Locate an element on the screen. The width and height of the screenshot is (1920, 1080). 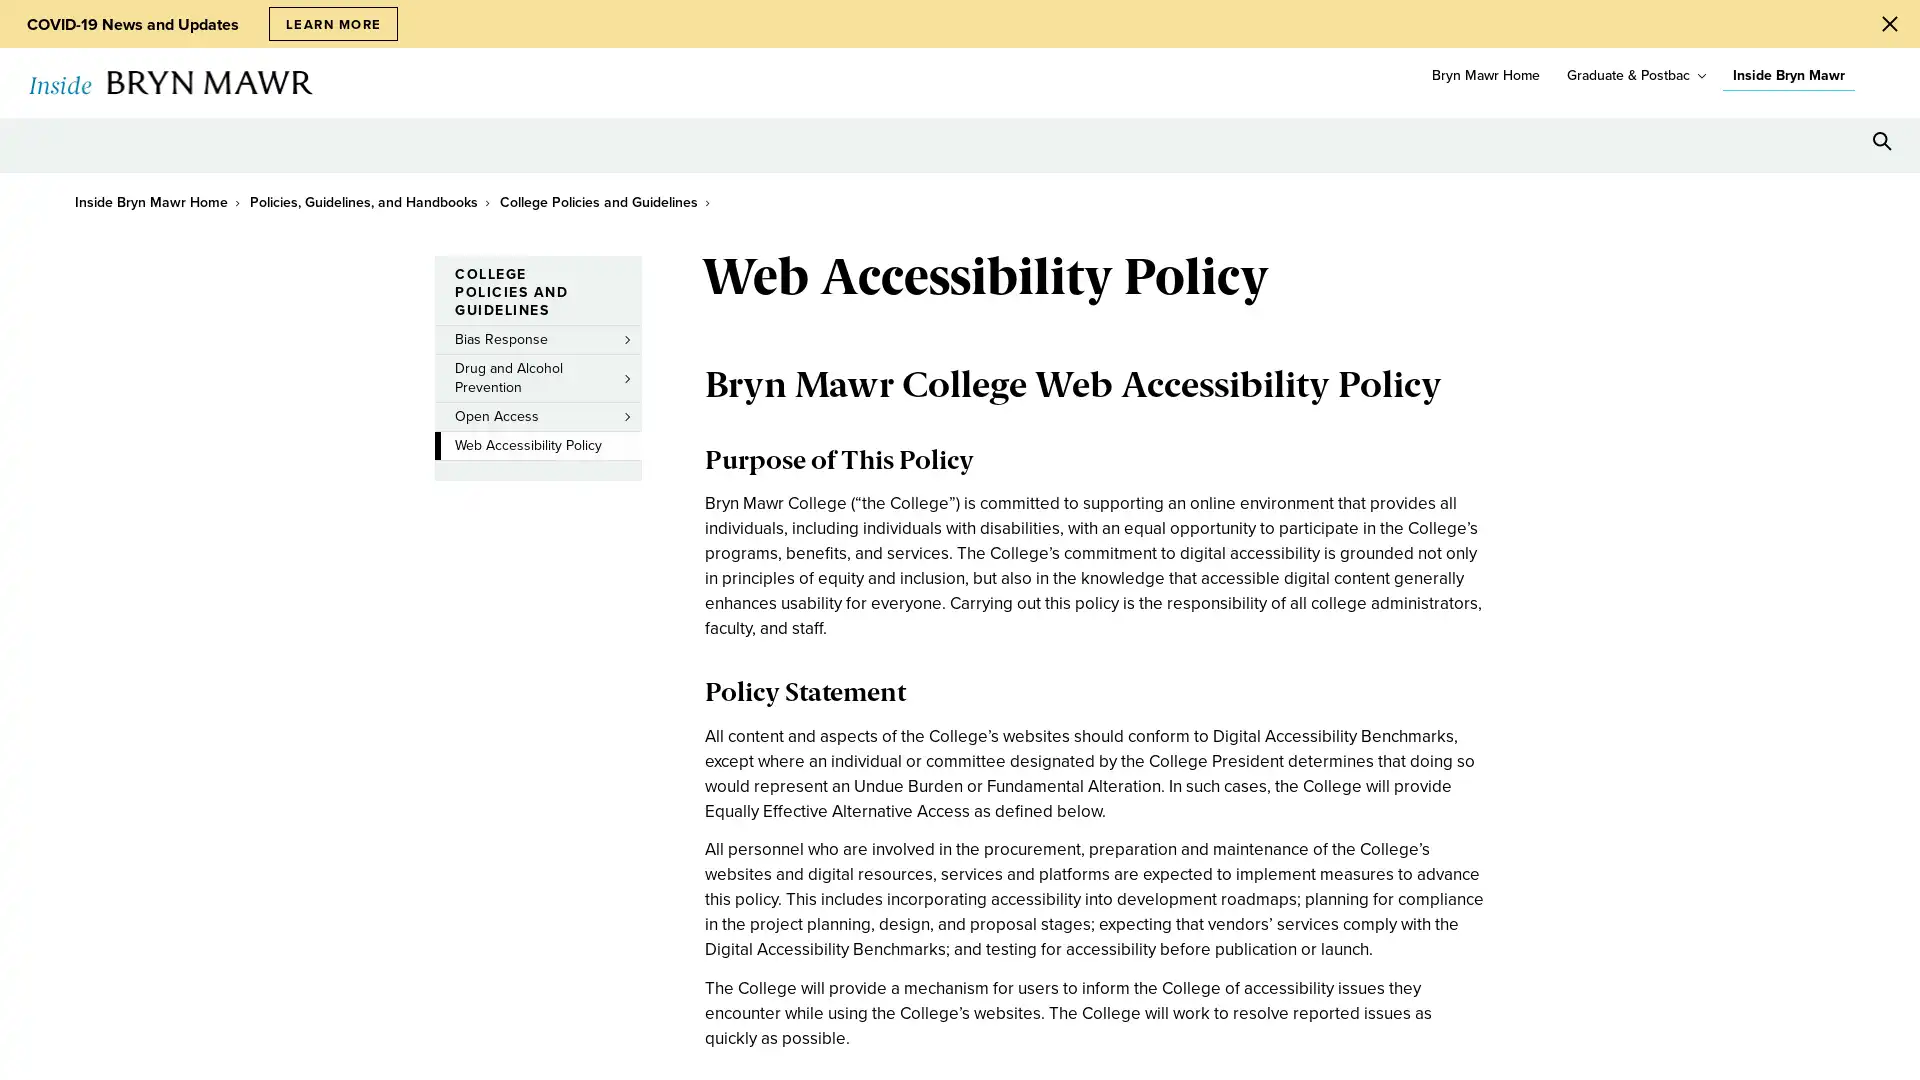
Search is located at coordinates (1880, 140).